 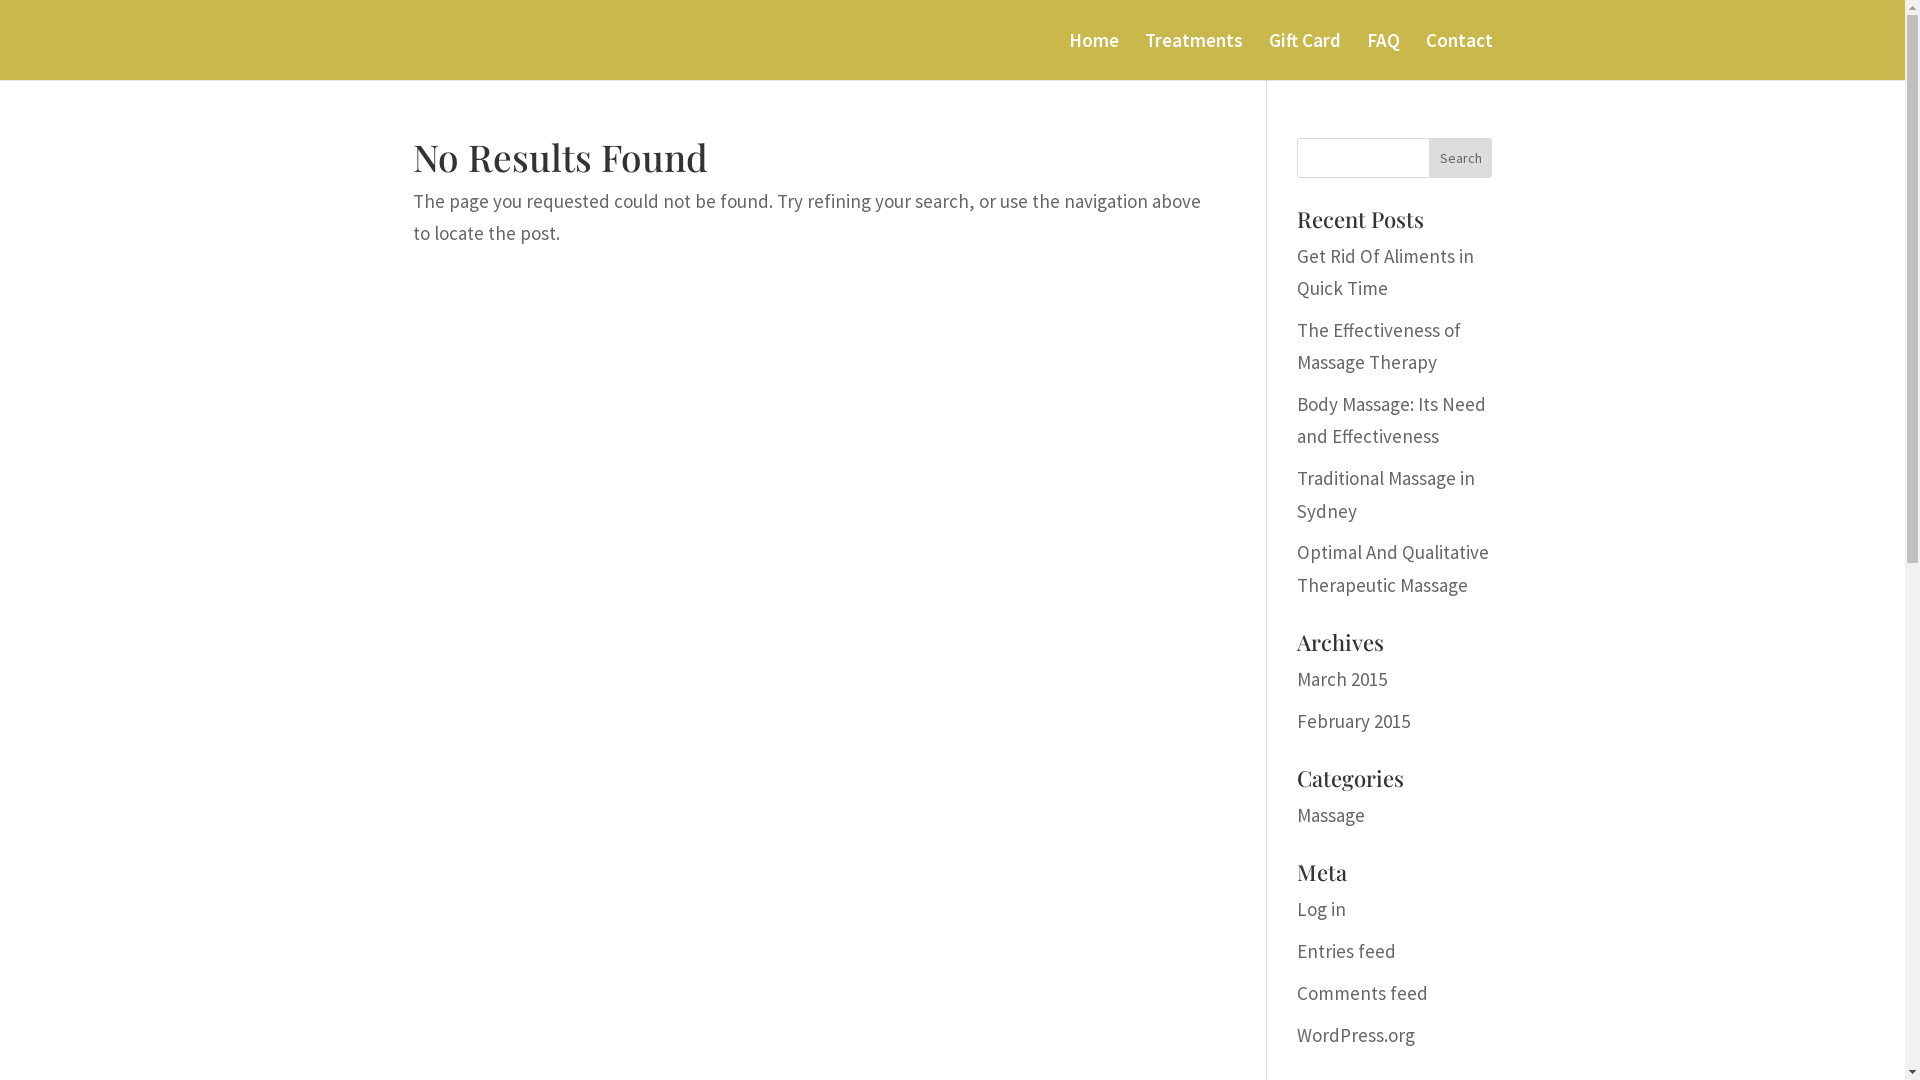 What do you see at coordinates (1304, 55) in the screenshot?
I see `'Gift Card'` at bounding box center [1304, 55].